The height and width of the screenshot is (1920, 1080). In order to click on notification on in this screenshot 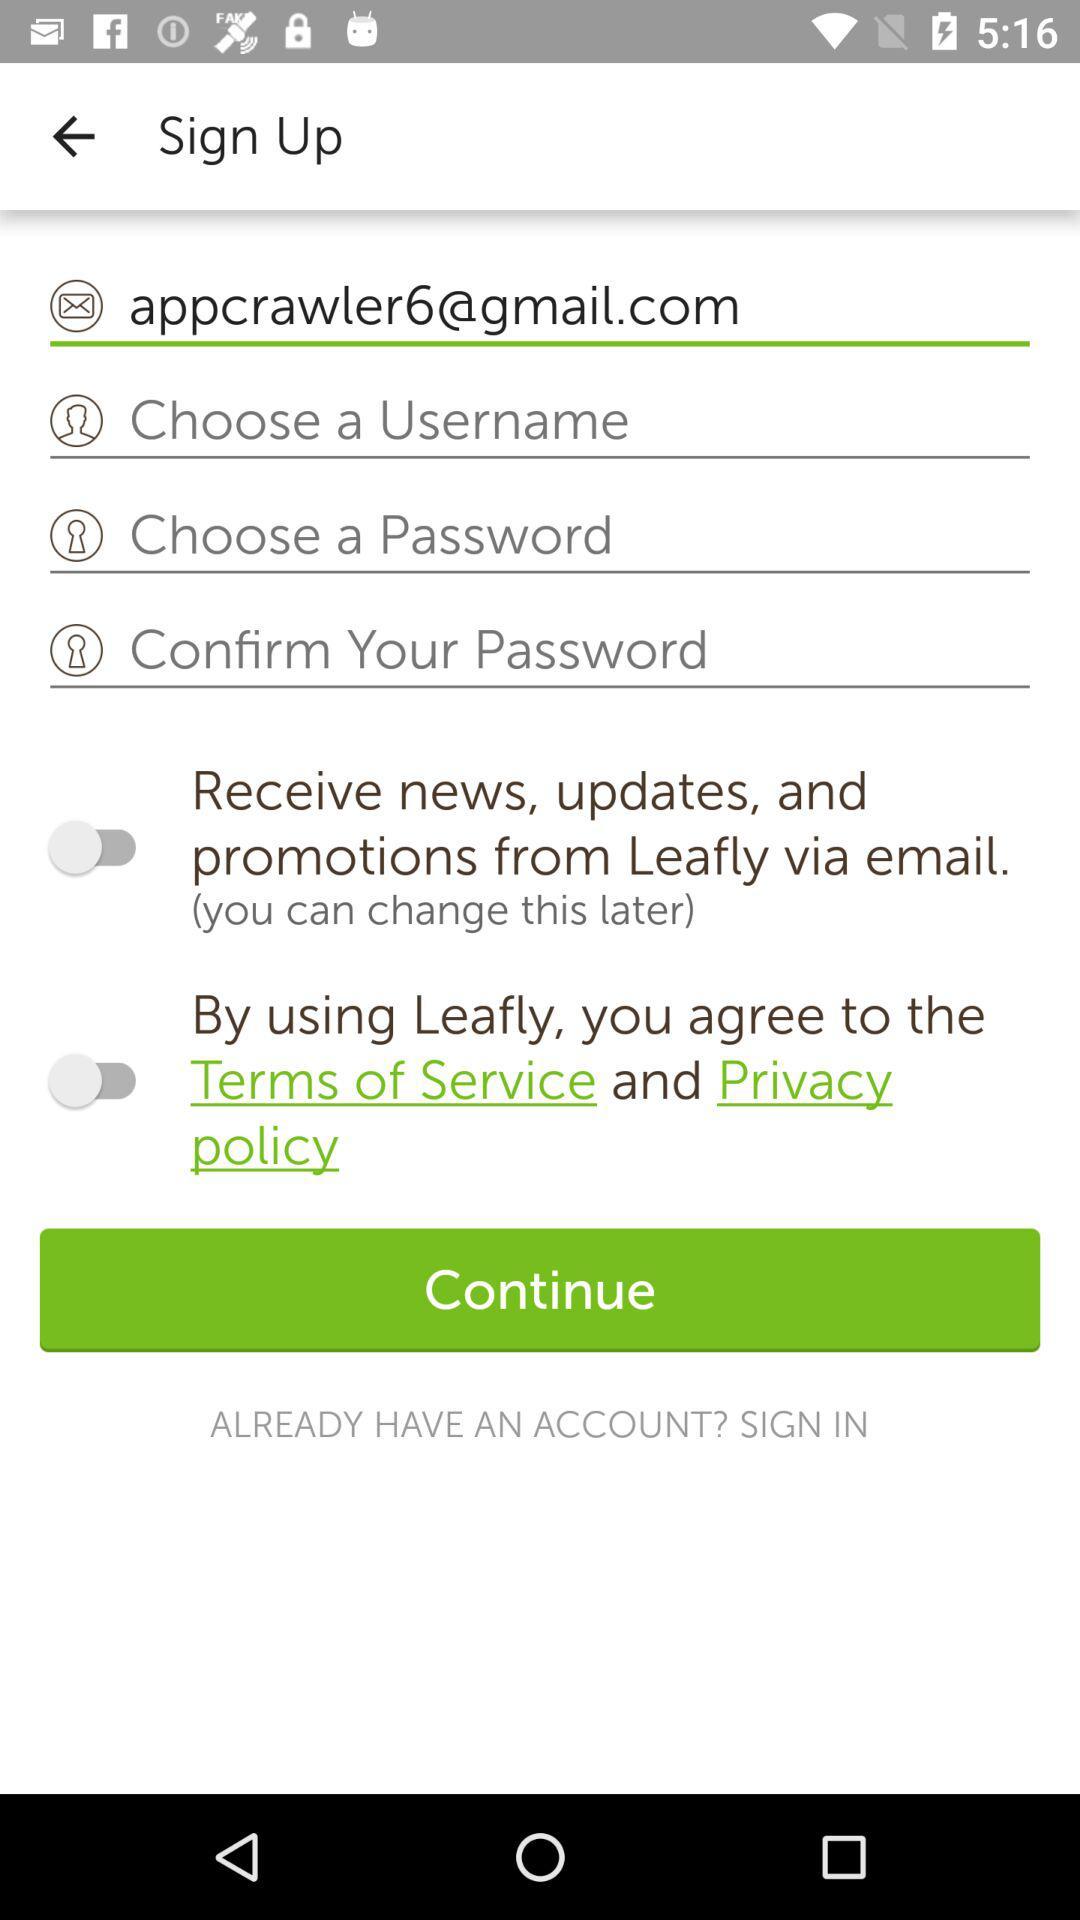, I will do `click(101, 847)`.